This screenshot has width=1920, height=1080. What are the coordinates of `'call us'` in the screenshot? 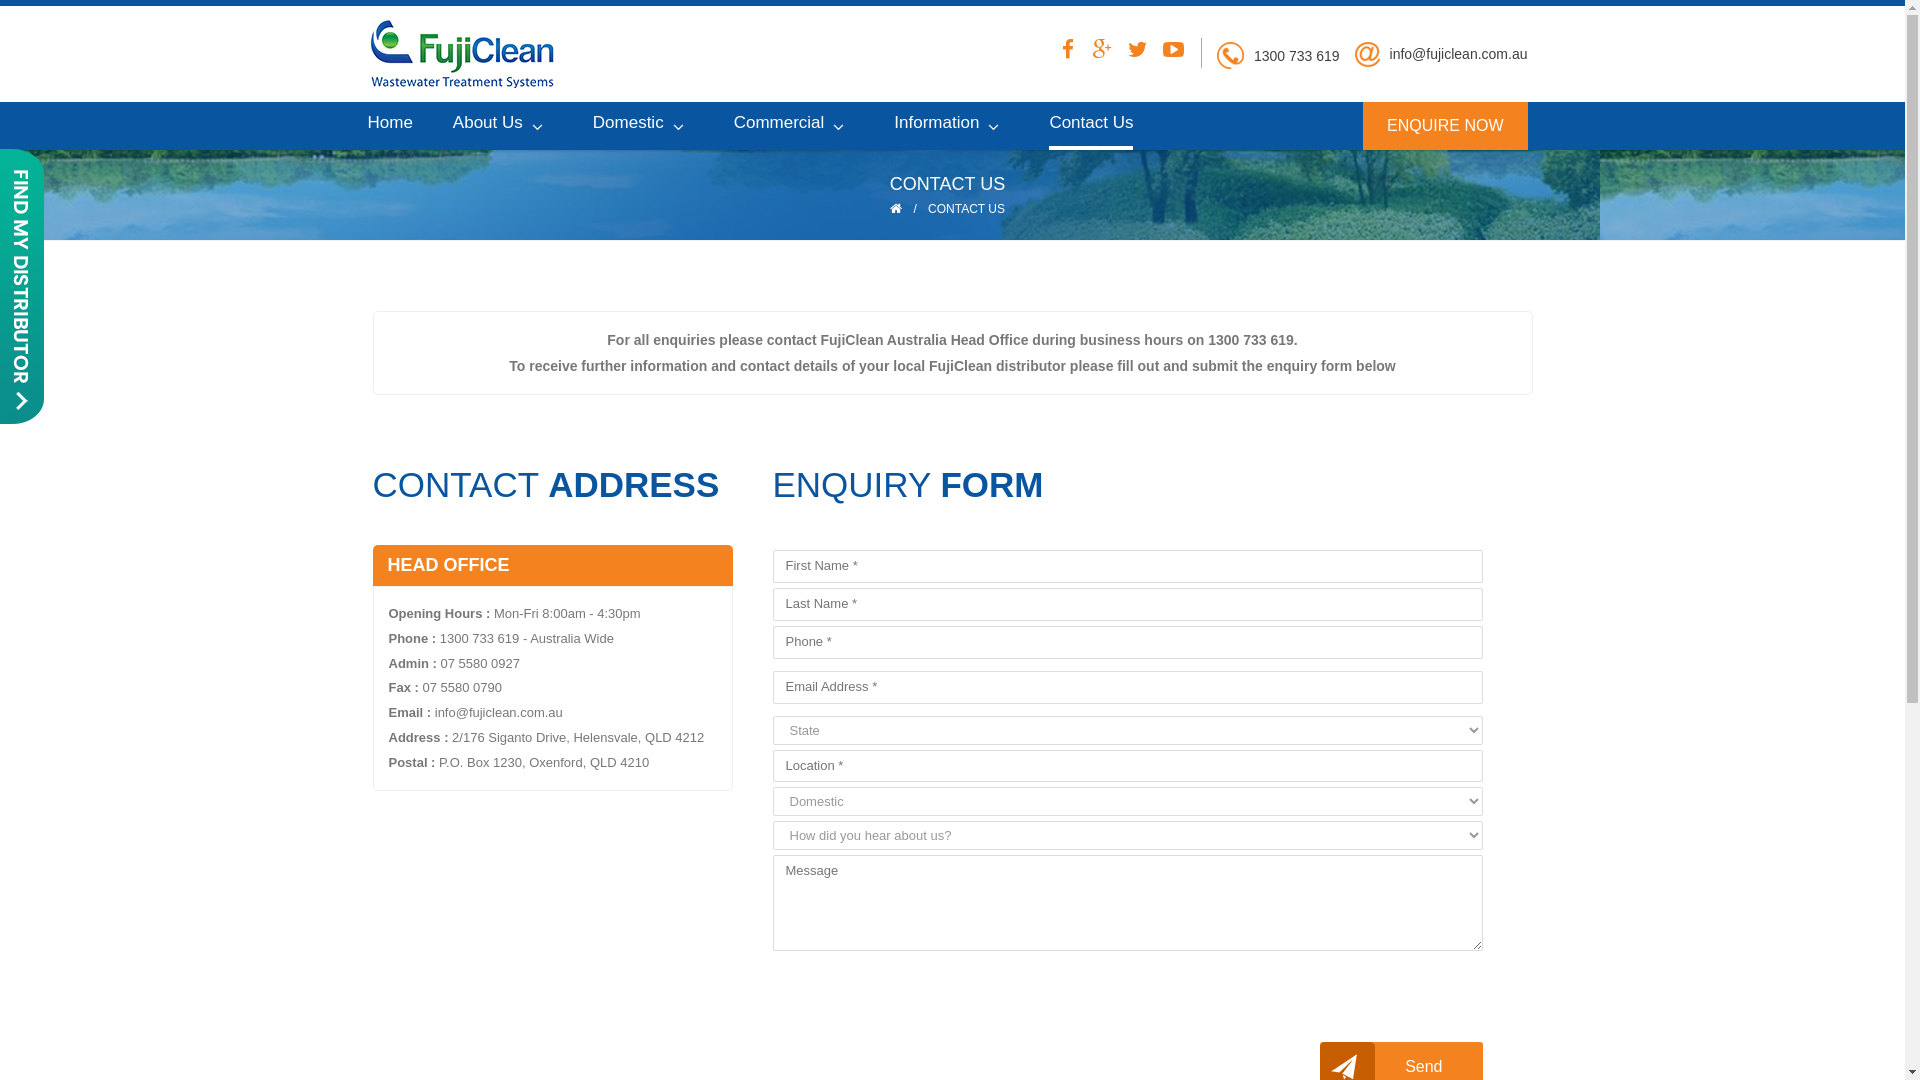 It's located at (1216, 54).